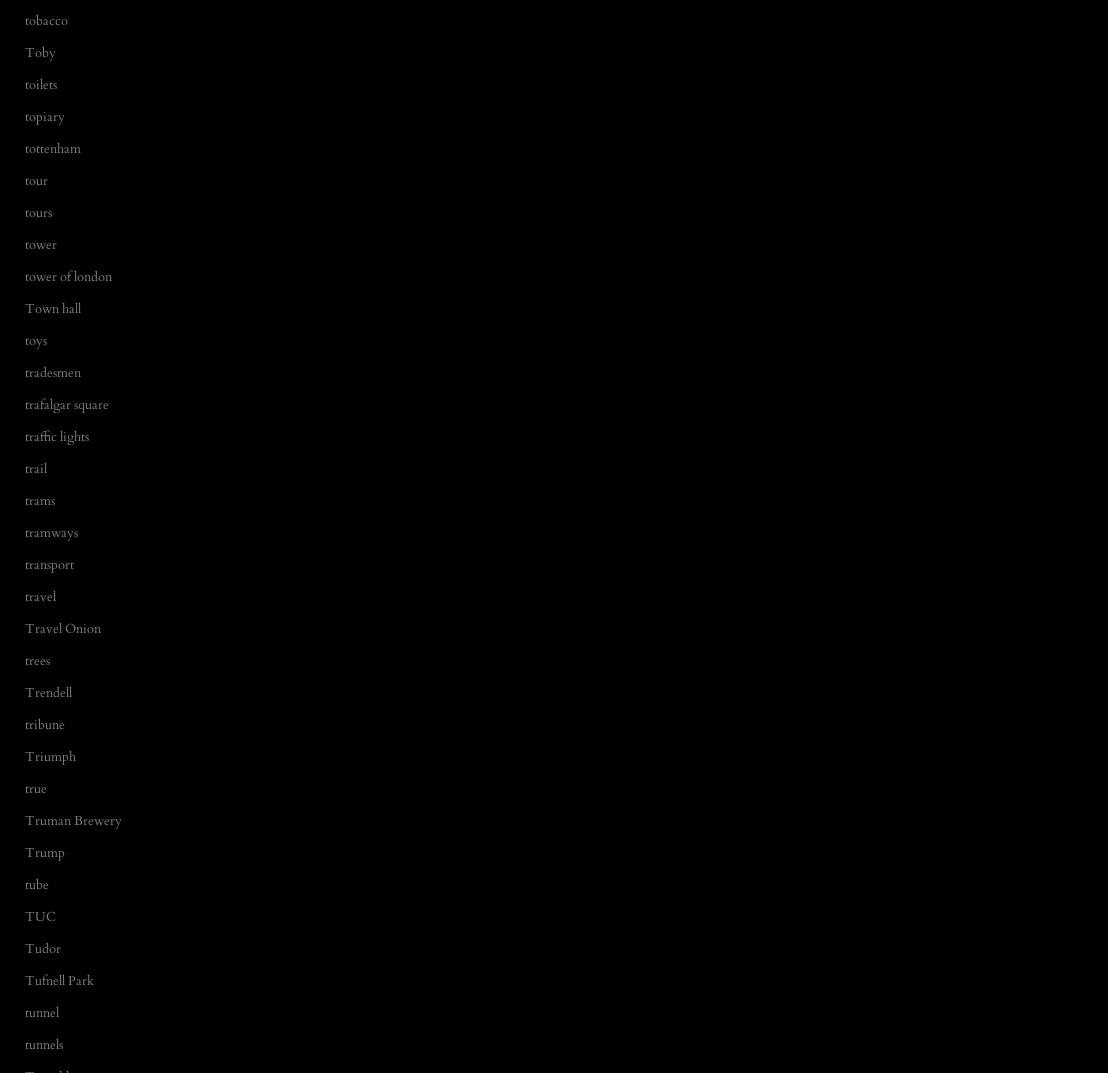 Image resolution: width=1108 pixels, height=1073 pixels. Describe the element at coordinates (36, 468) in the screenshot. I see `'trail'` at that location.